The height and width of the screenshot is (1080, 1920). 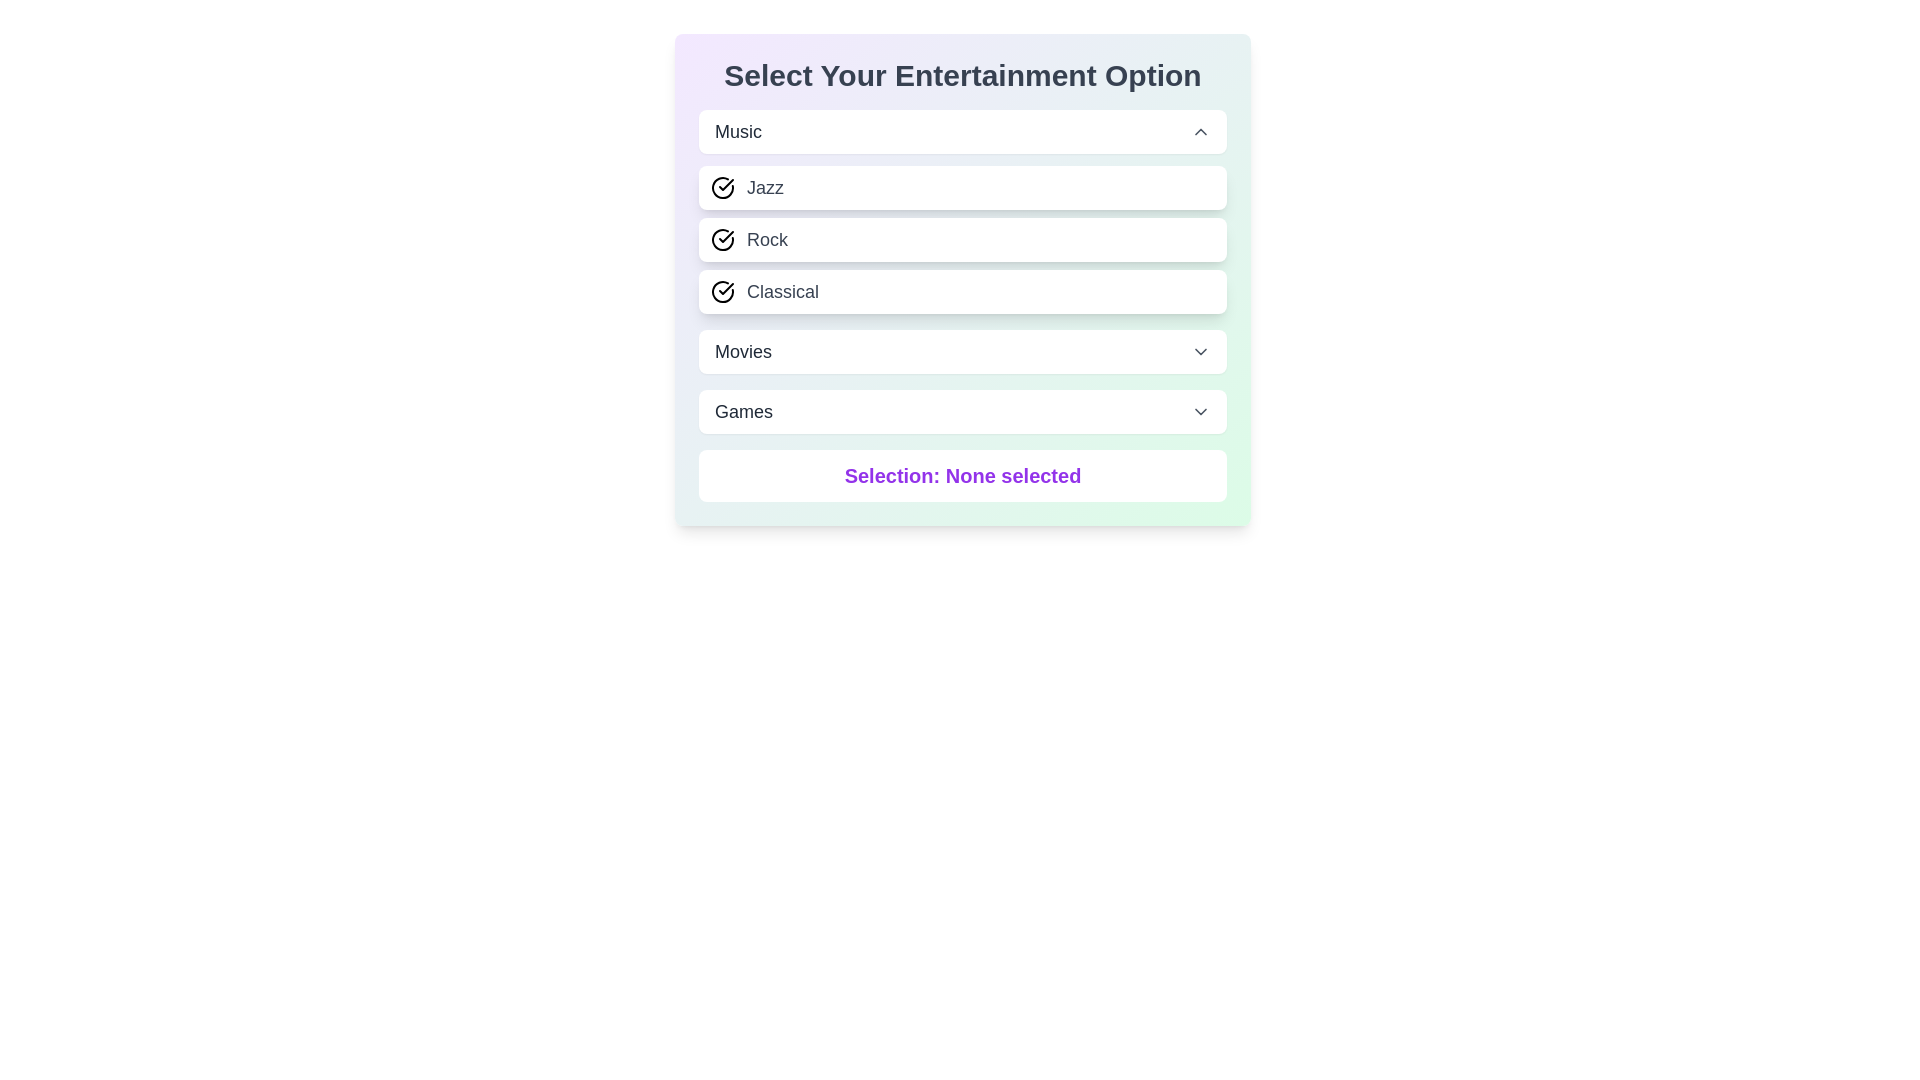 What do you see at coordinates (963, 411) in the screenshot?
I see `the 'Games' button, which is a selectable list item with a white background and a downwards-pointing arrow` at bounding box center [963, 411].